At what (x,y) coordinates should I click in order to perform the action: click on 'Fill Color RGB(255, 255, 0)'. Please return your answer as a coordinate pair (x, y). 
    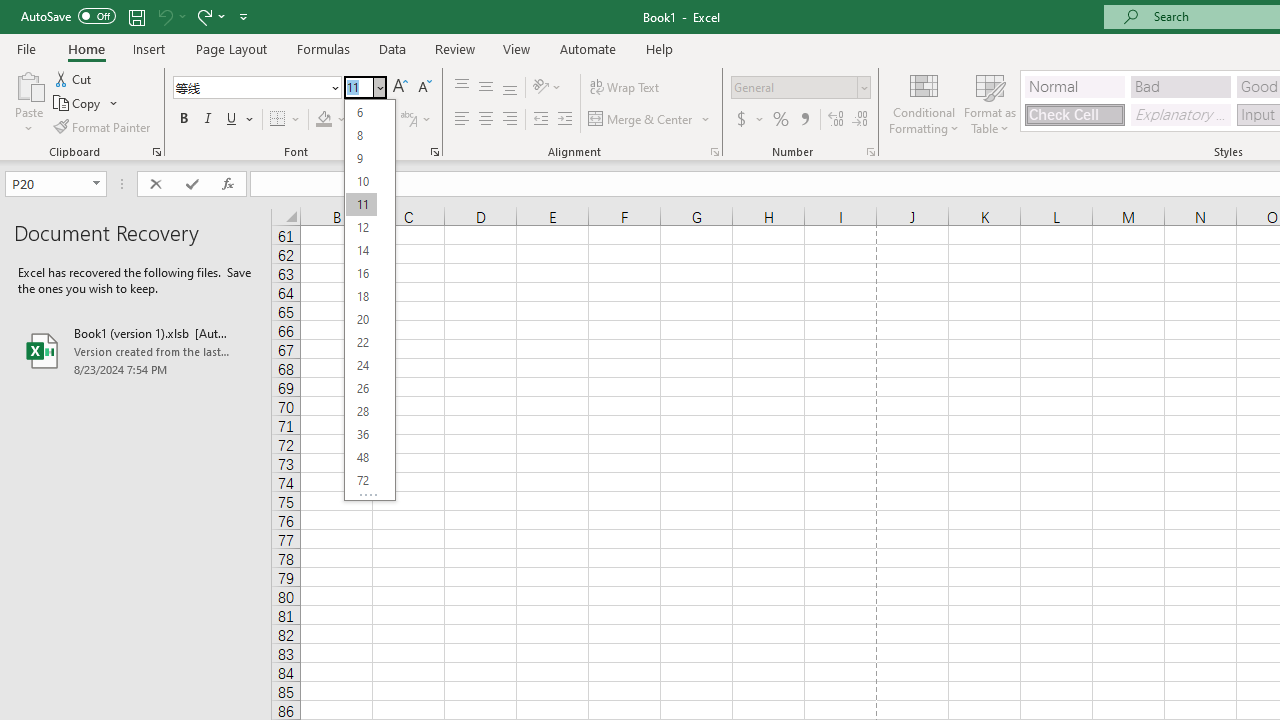
    Looking at the image, I should click on (324, 119).